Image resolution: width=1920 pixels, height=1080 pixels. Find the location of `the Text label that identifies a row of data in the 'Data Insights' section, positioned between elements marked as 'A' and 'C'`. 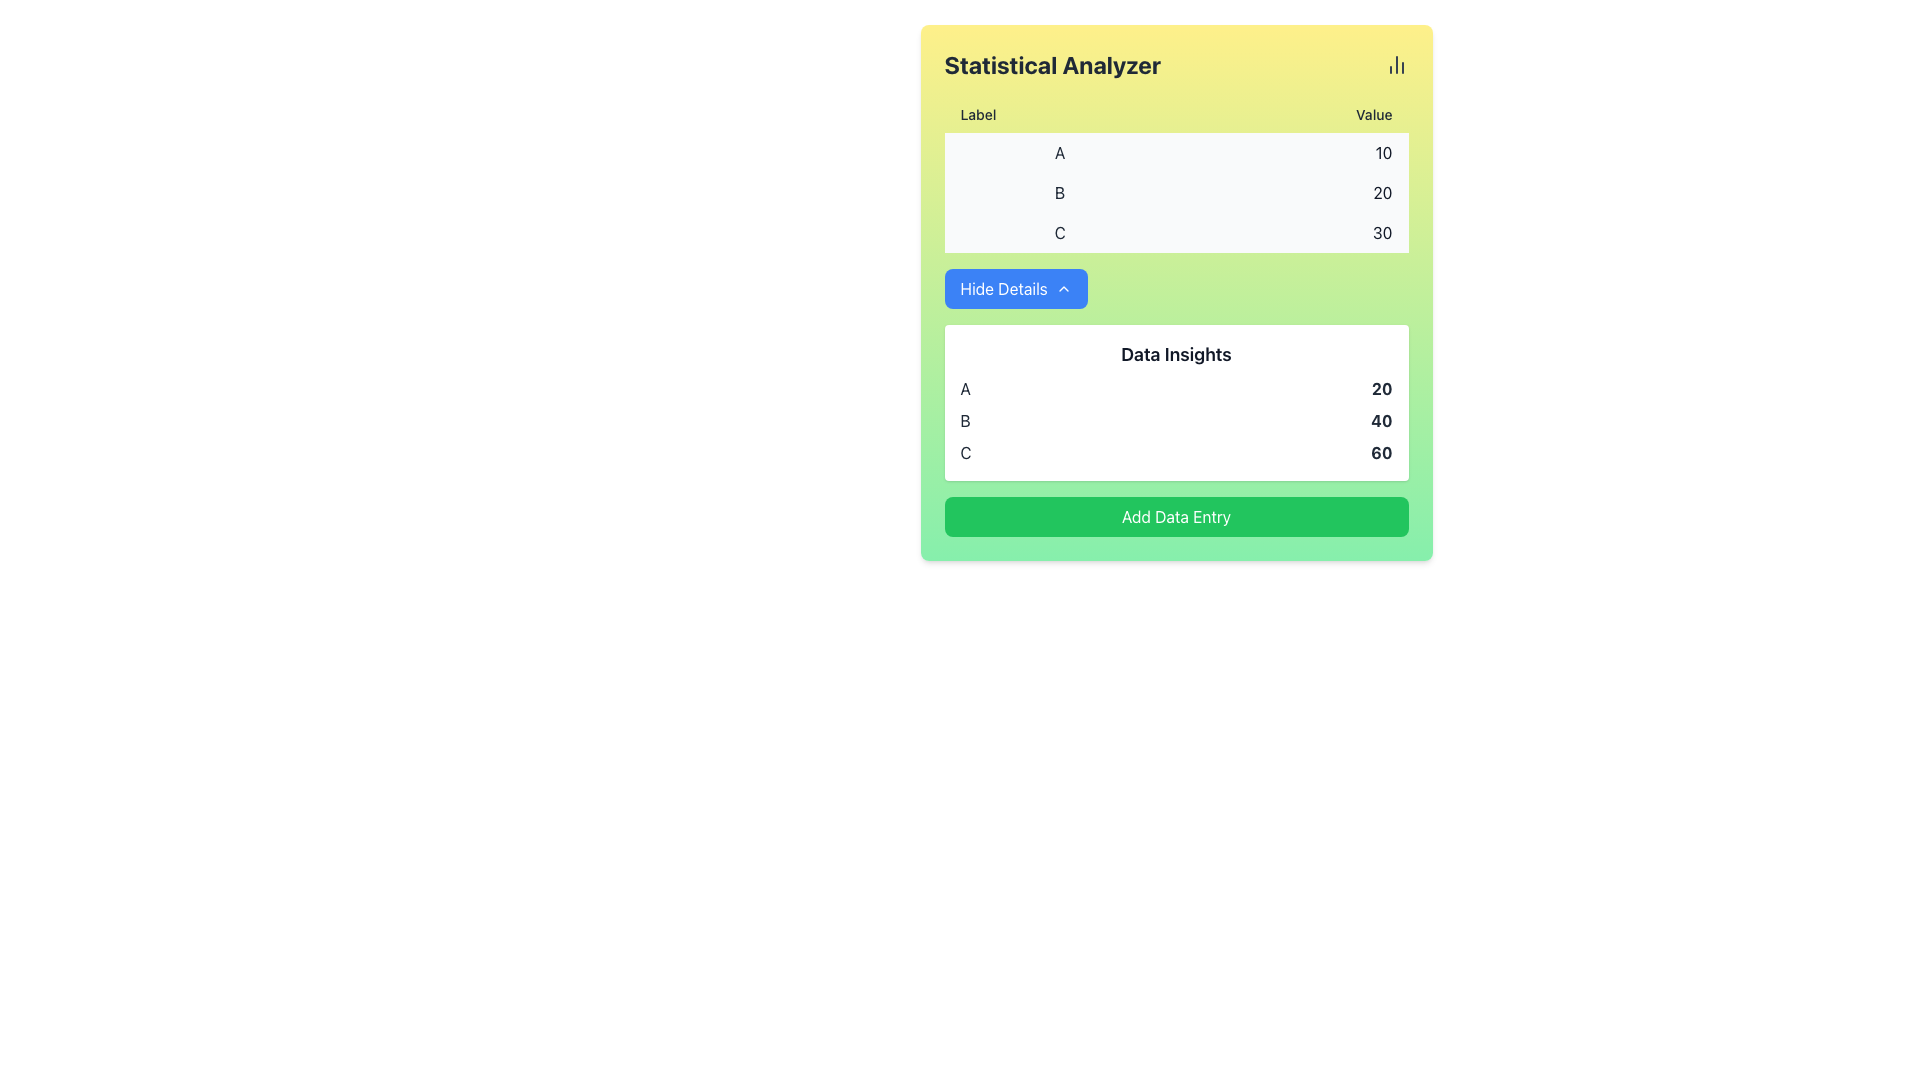

the Text label that identifies a row of data in the 'Data Insights' section, positioned between elements marked as 'A' and 'C' is located at coordinates (965, 419).